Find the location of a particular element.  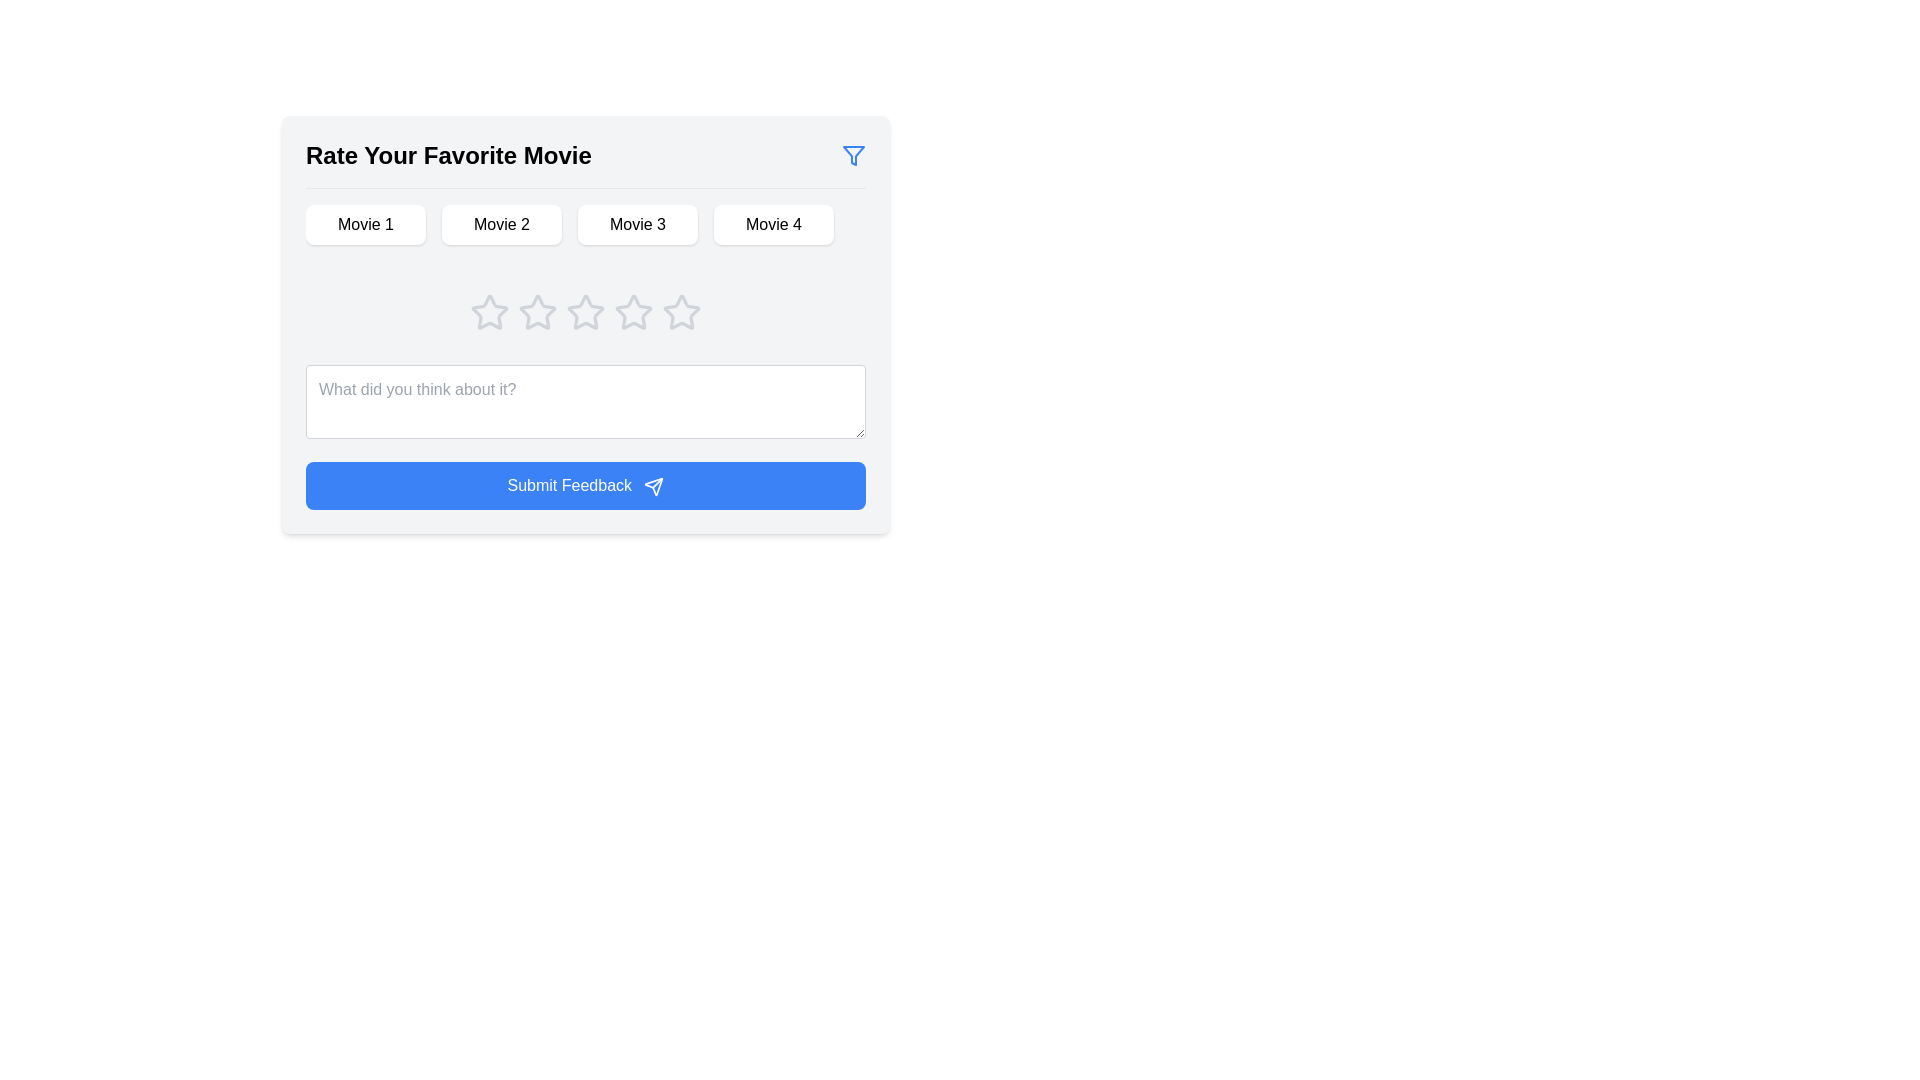

the text label displaying 'Movie 4', which is styled with a medium font size and is located in a card-like box with a white background, rounded corners, and a drop shadow is located at coordinates (772, 224).